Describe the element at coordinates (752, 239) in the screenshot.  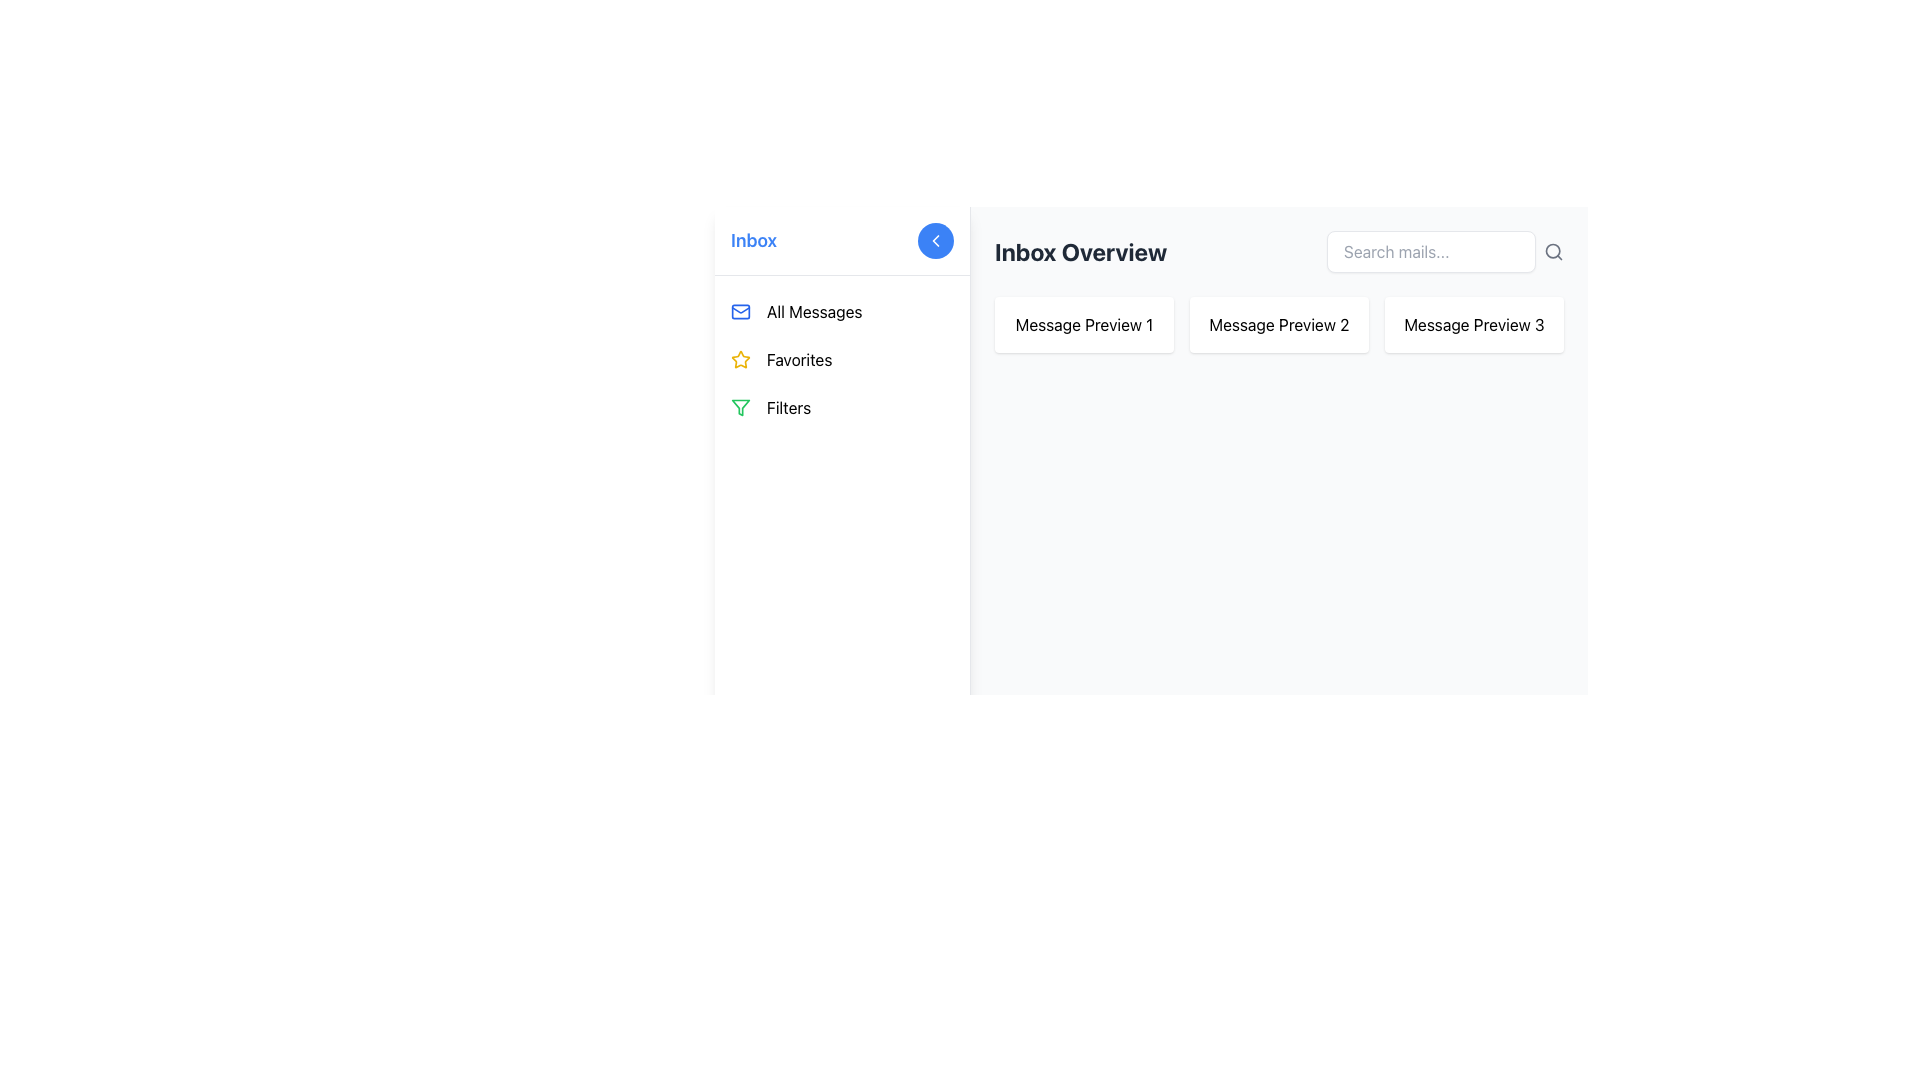
I see `the Text label that indicates the inbox section, positioned at the top of the left-hand panel before an interactive blue button with a rounded icon` at that location.